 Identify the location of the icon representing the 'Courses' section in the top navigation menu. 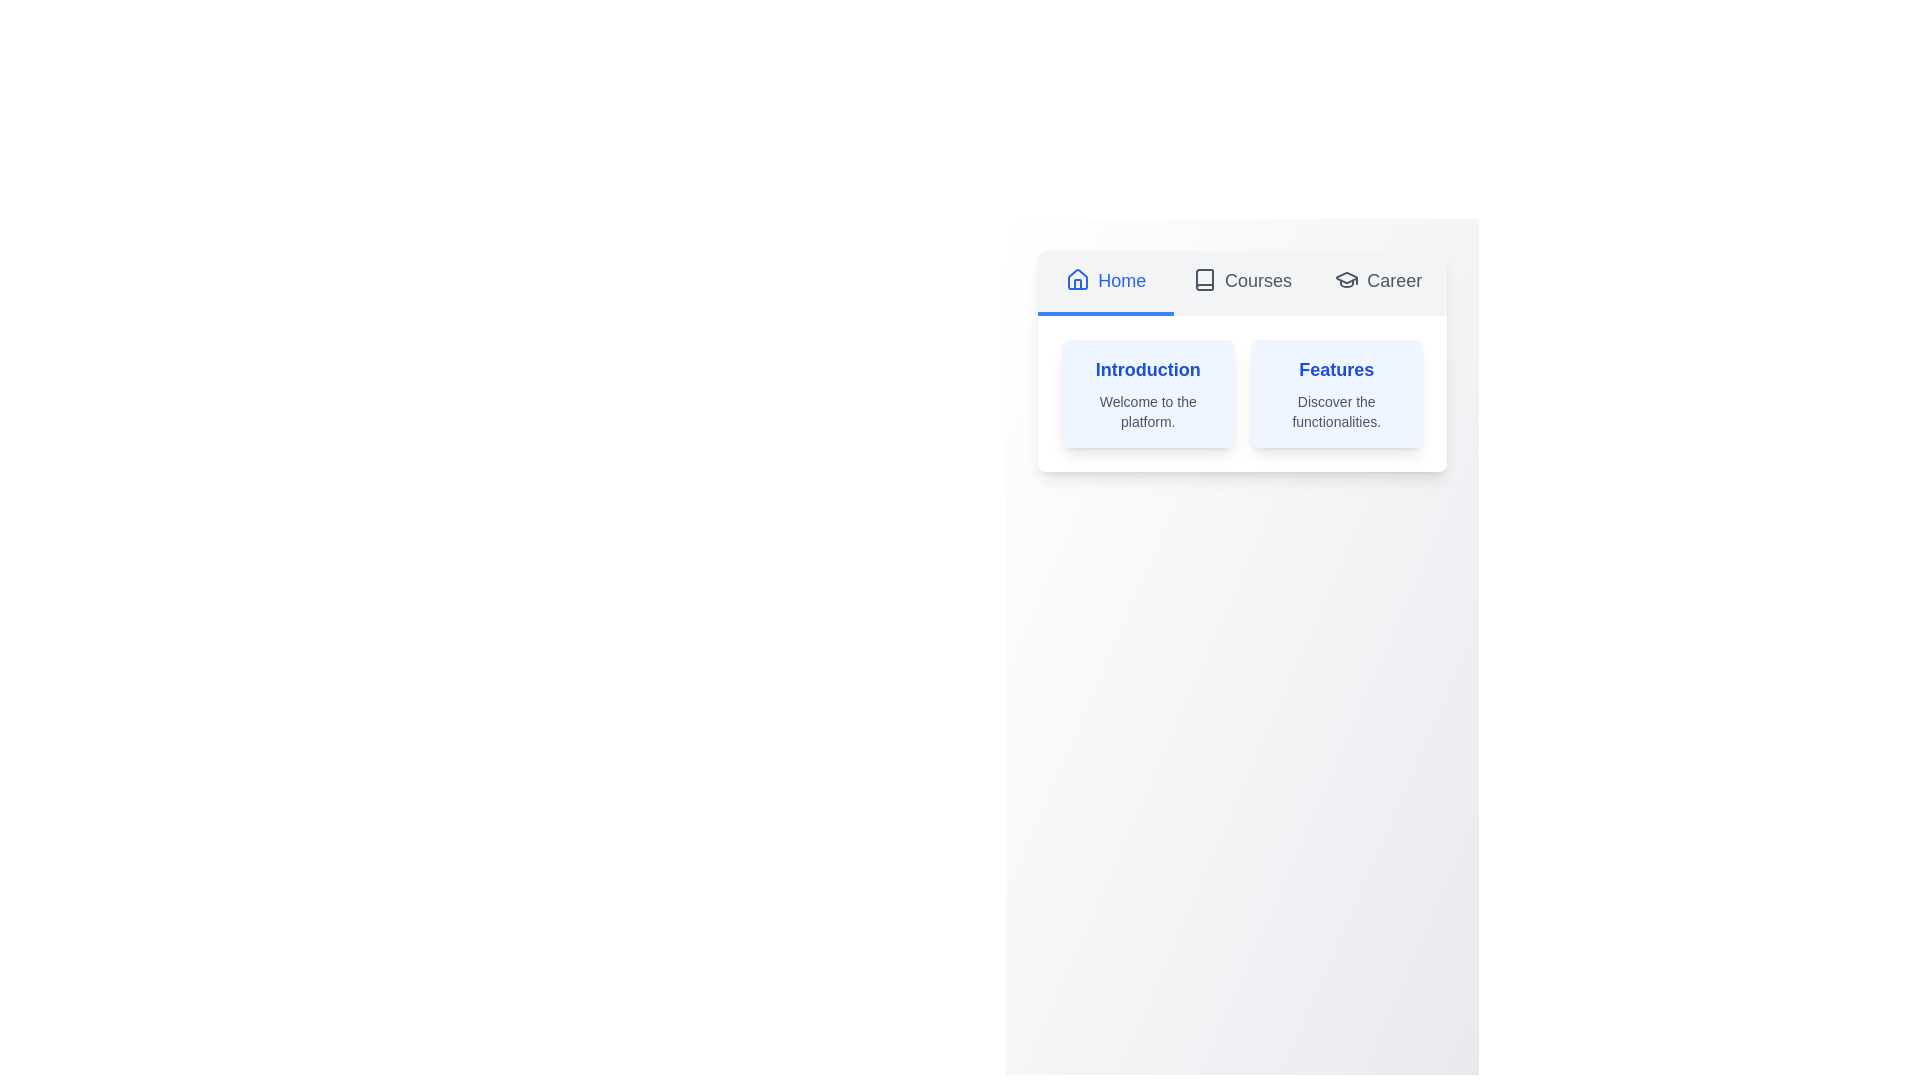
(1203, 280).